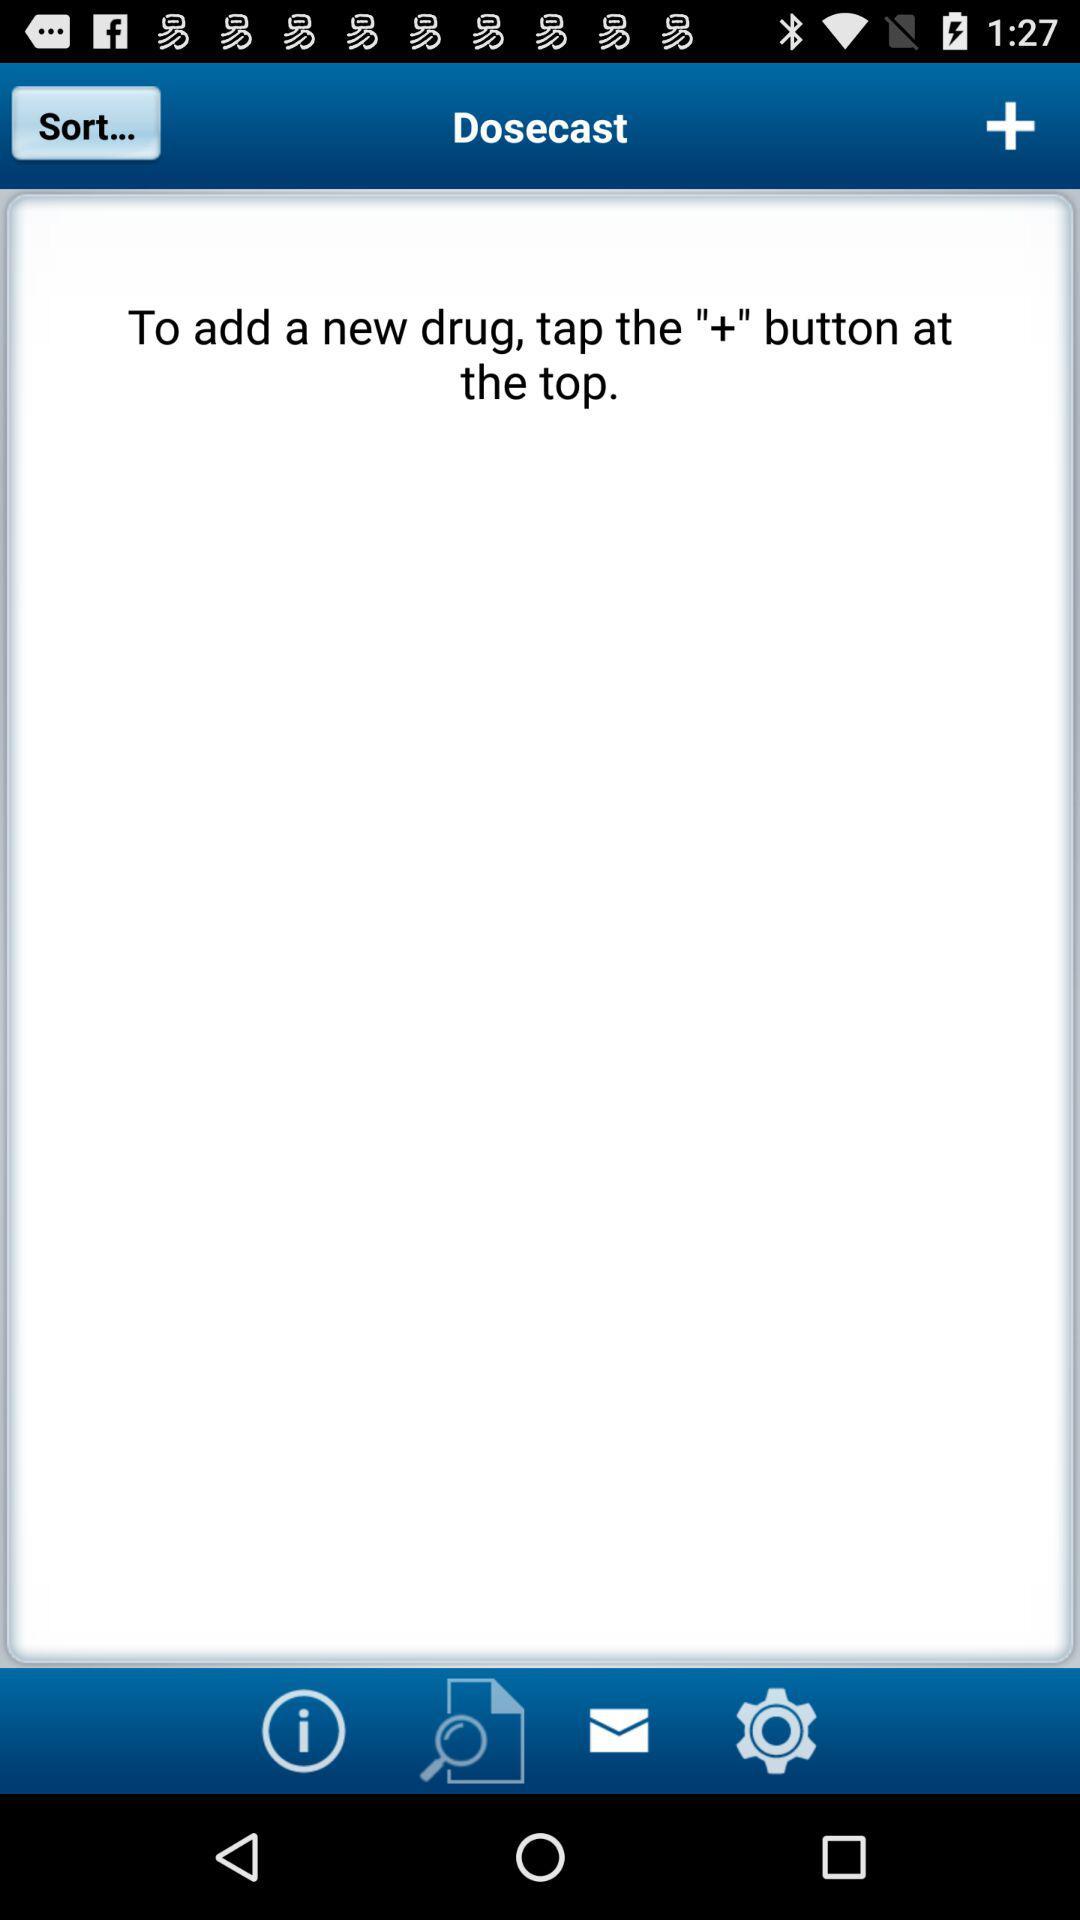  What do you see at coordinates (775, 1851) in the screenshot?
I see `the settings icon` at bounding box center [775, 1851].